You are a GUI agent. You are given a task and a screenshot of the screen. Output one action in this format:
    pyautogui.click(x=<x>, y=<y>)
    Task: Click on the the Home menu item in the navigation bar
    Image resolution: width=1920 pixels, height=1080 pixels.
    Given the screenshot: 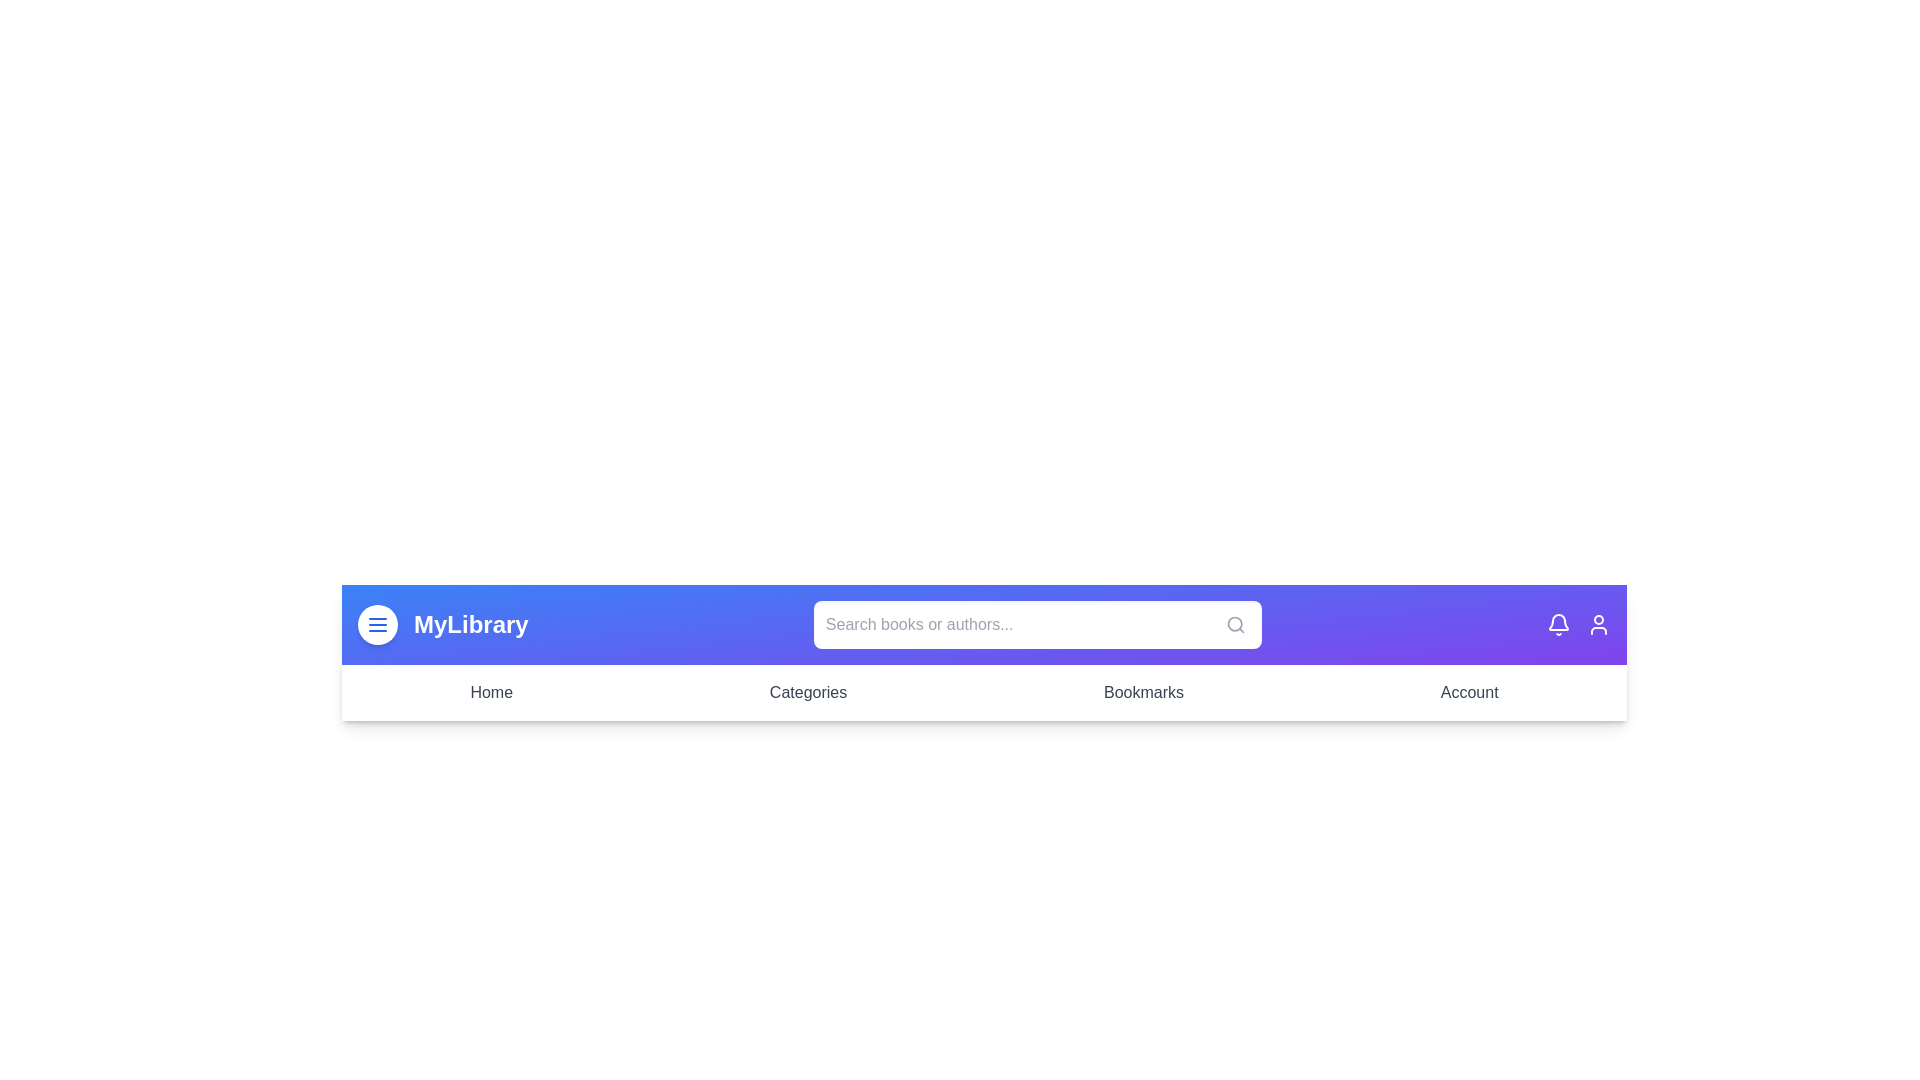 What is the action you would take?
    pyautogui.click(x=491, y=692)
    